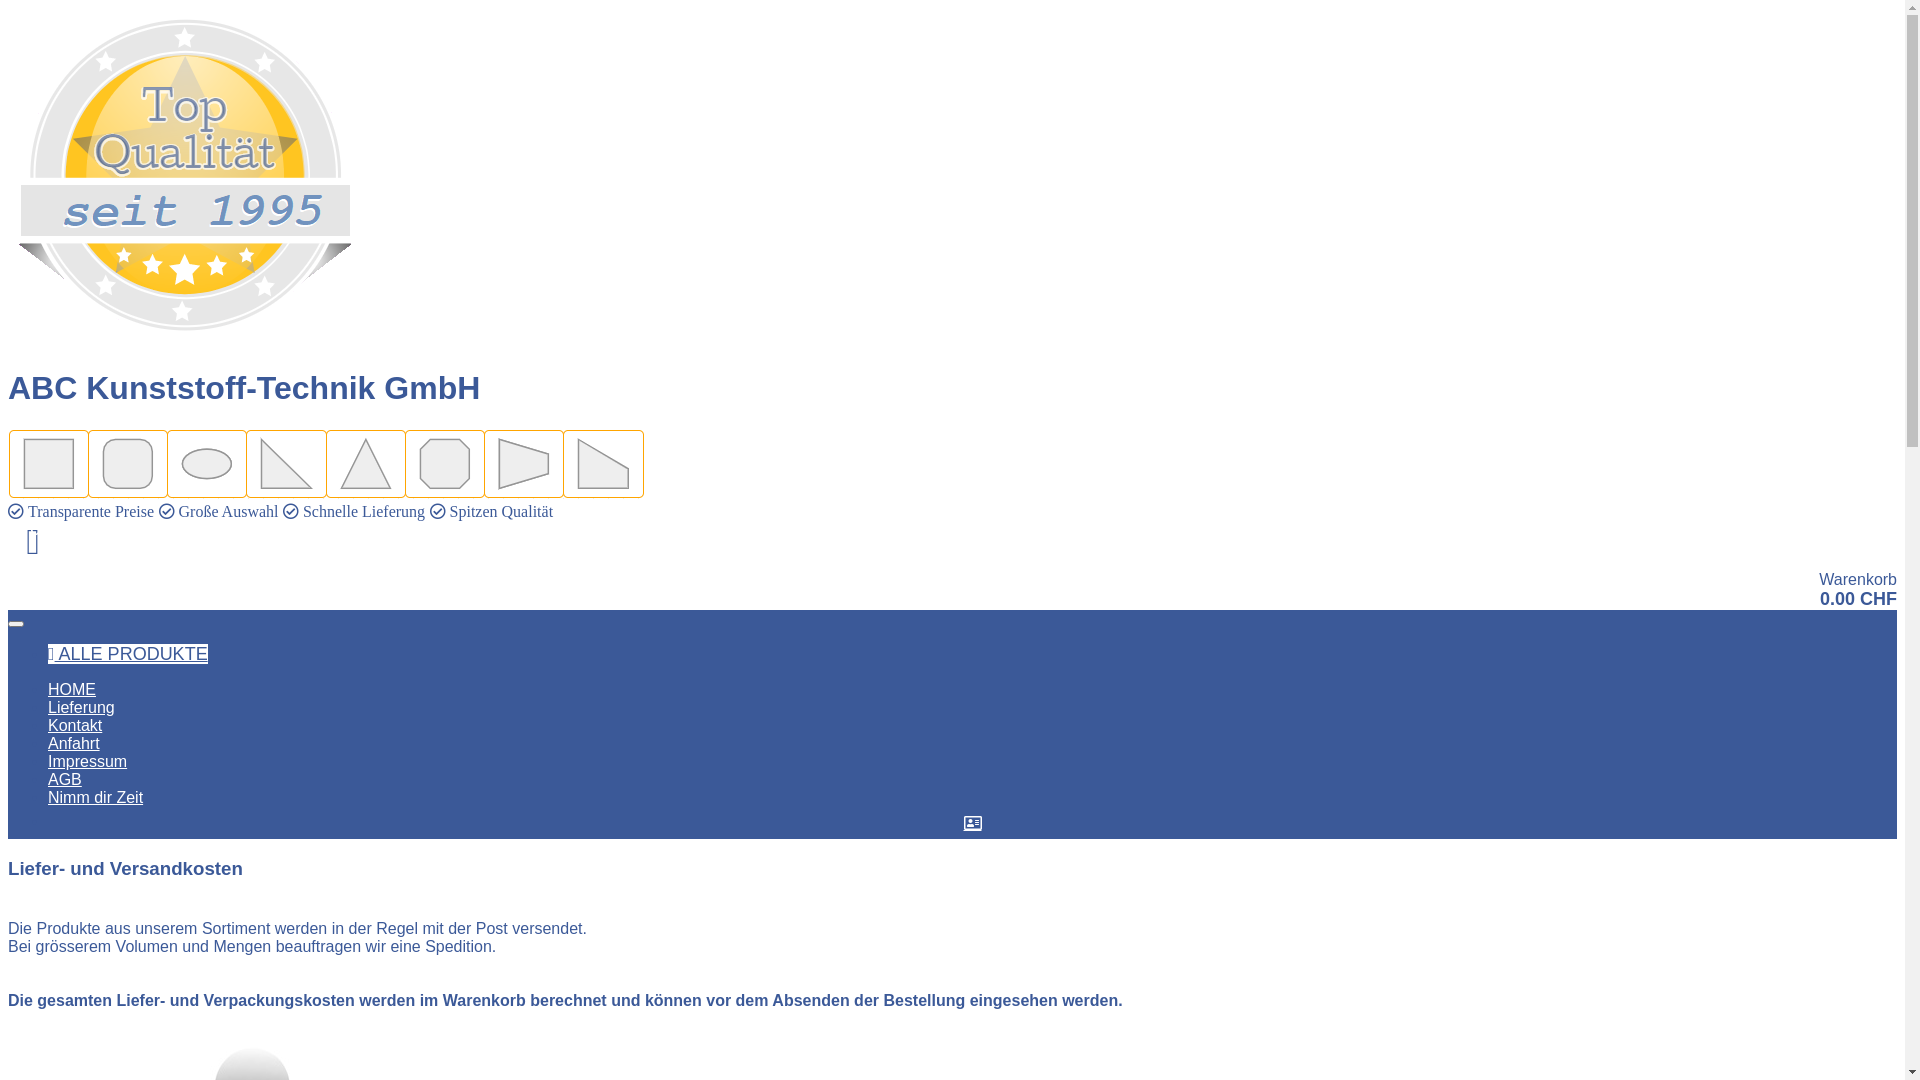 The image size is (1920, 1080). I want to click on '0, so click(951, 565).